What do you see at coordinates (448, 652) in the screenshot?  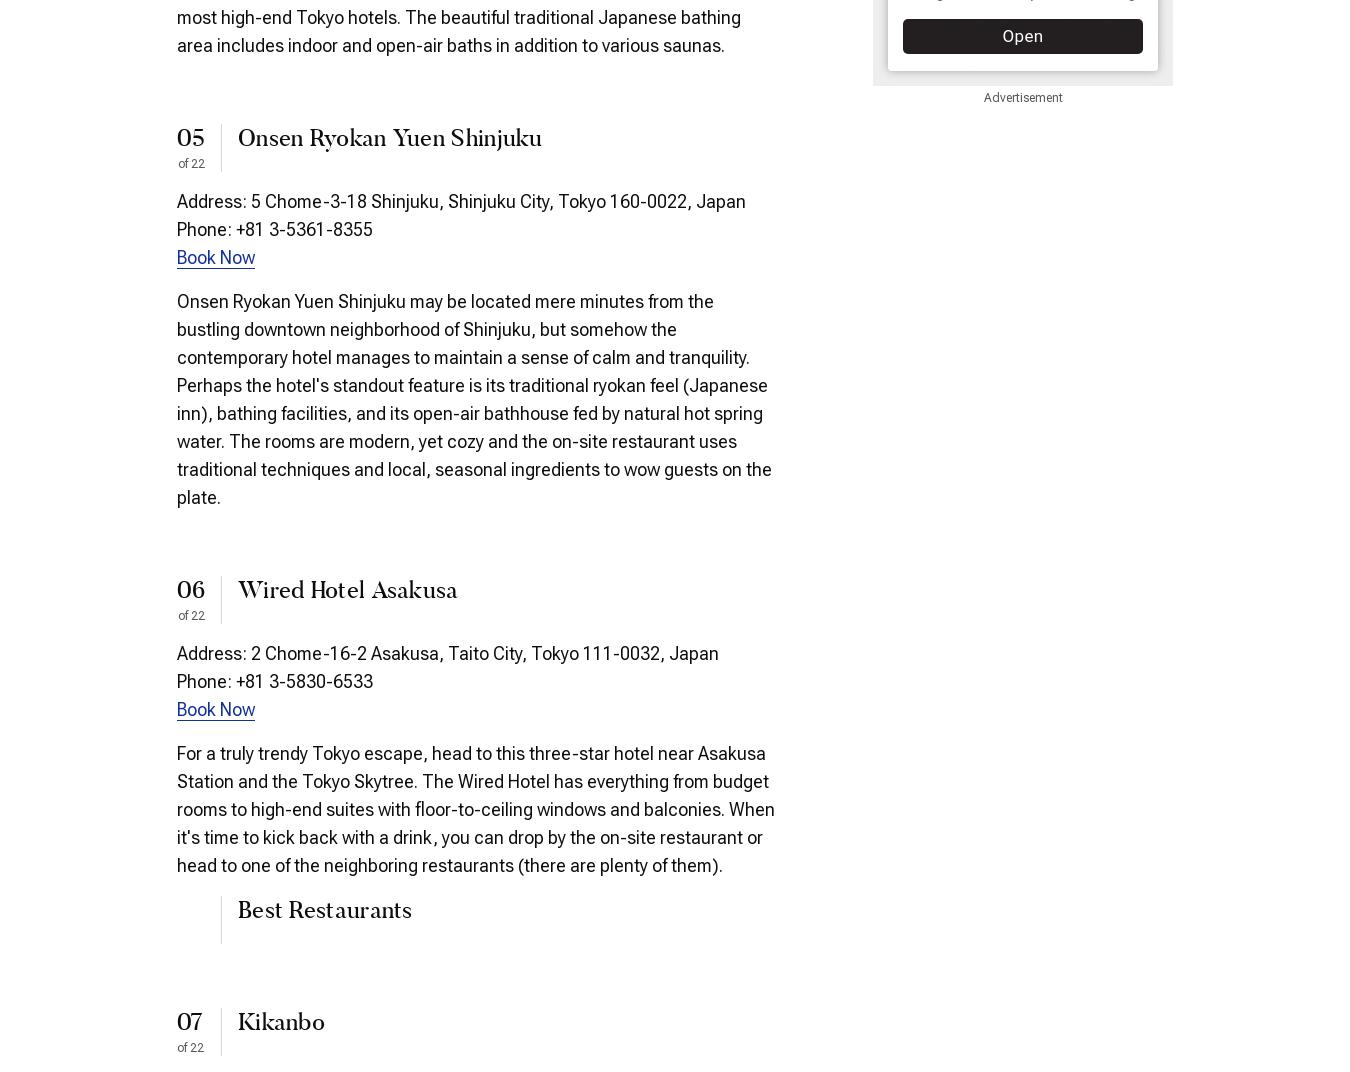 I see `'Address: 2 Chome-16-2 Asakusa, Taito City, Tokyo 111-0032, Japan'` at bounding box center [448, 652].